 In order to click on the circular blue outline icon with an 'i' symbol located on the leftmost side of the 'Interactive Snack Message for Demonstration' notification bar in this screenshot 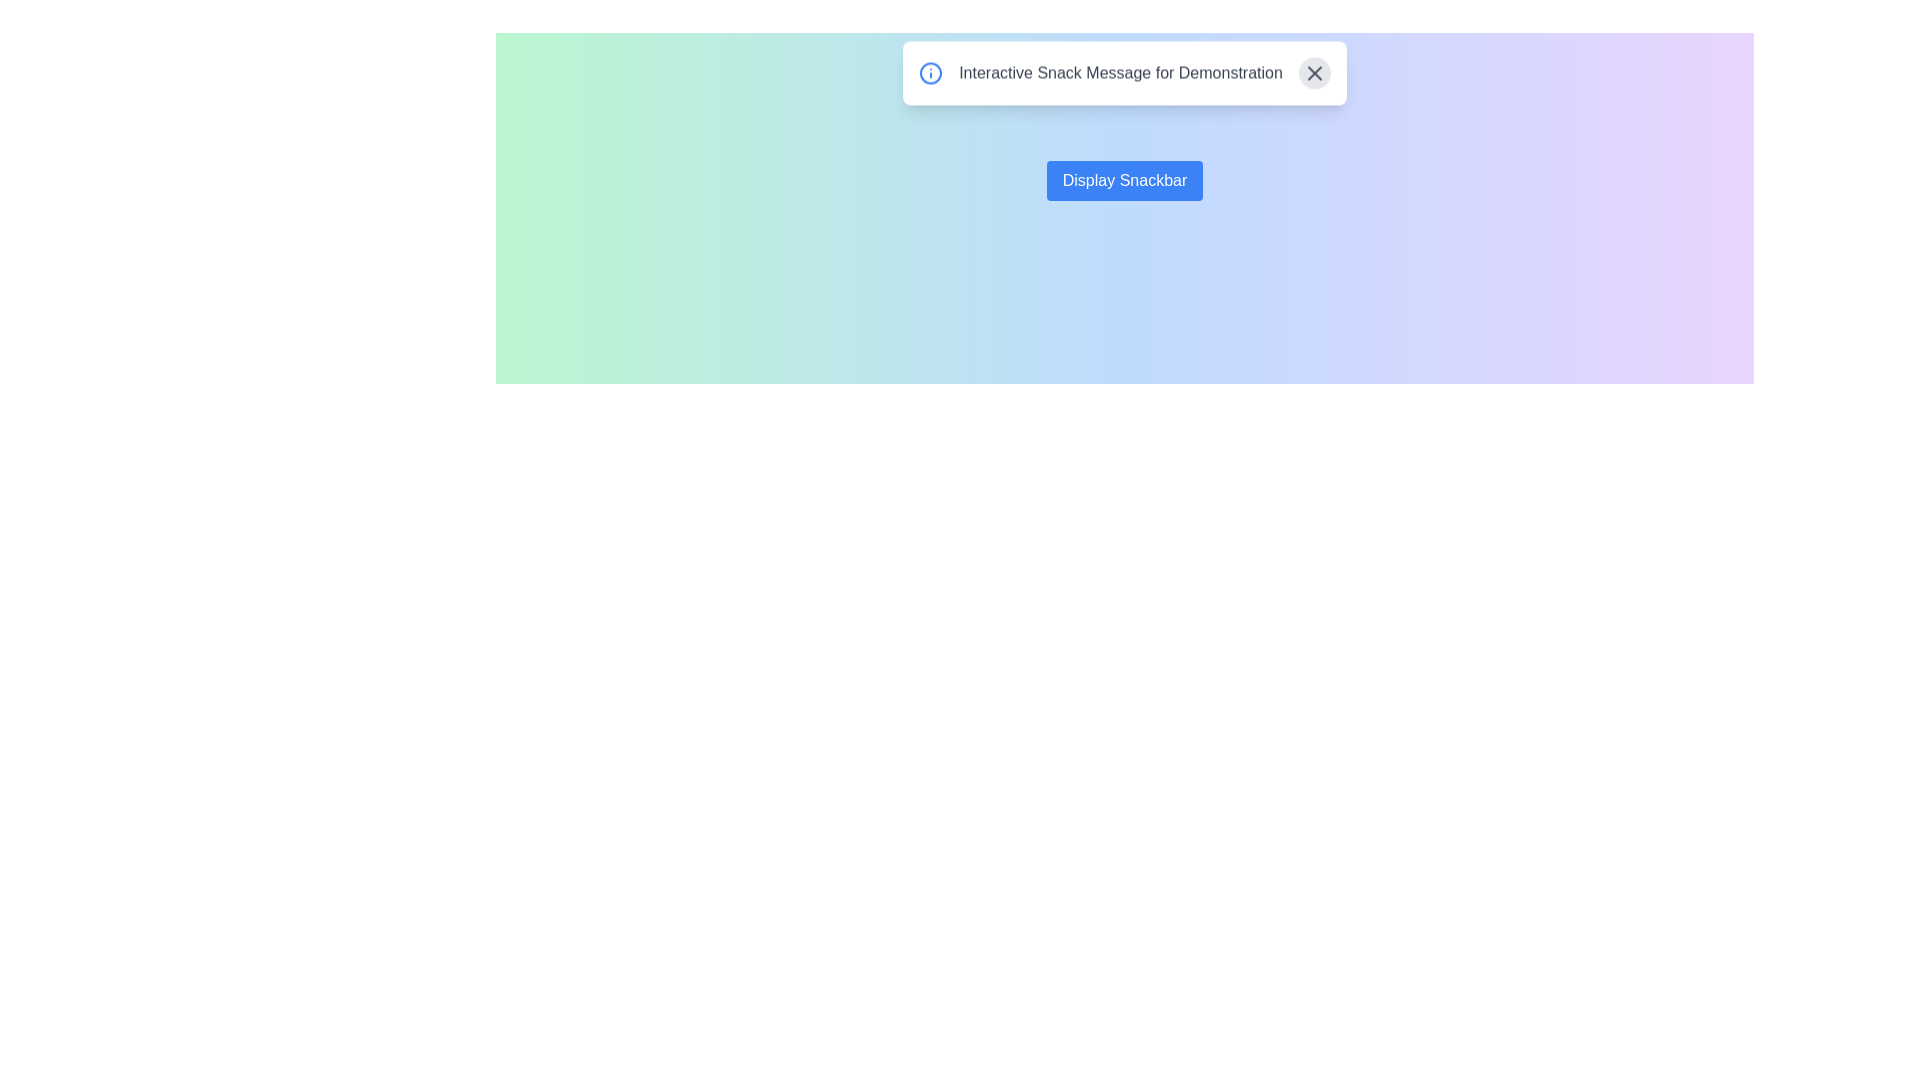, I will do `click(930, 80)`.